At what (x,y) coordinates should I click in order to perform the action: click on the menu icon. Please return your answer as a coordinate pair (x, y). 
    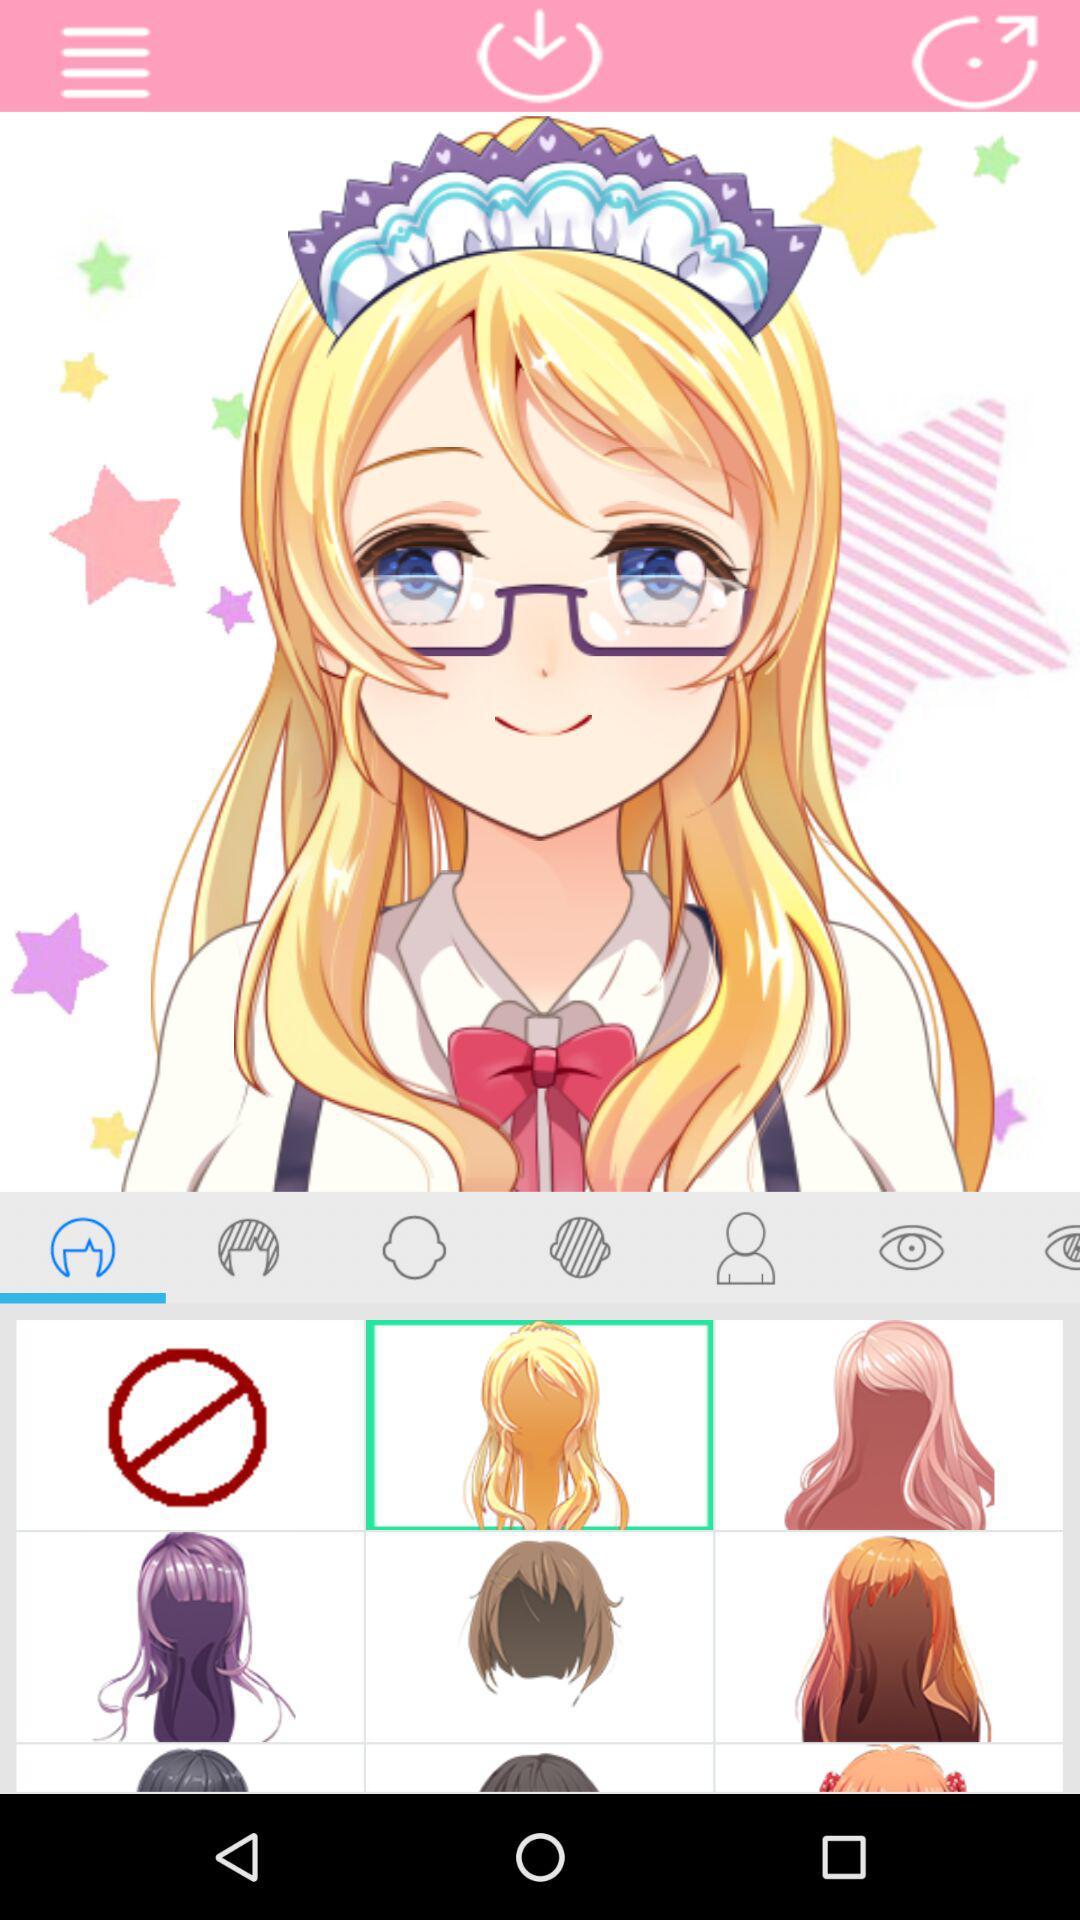
    Looking at the image, I should click on (105, 67).